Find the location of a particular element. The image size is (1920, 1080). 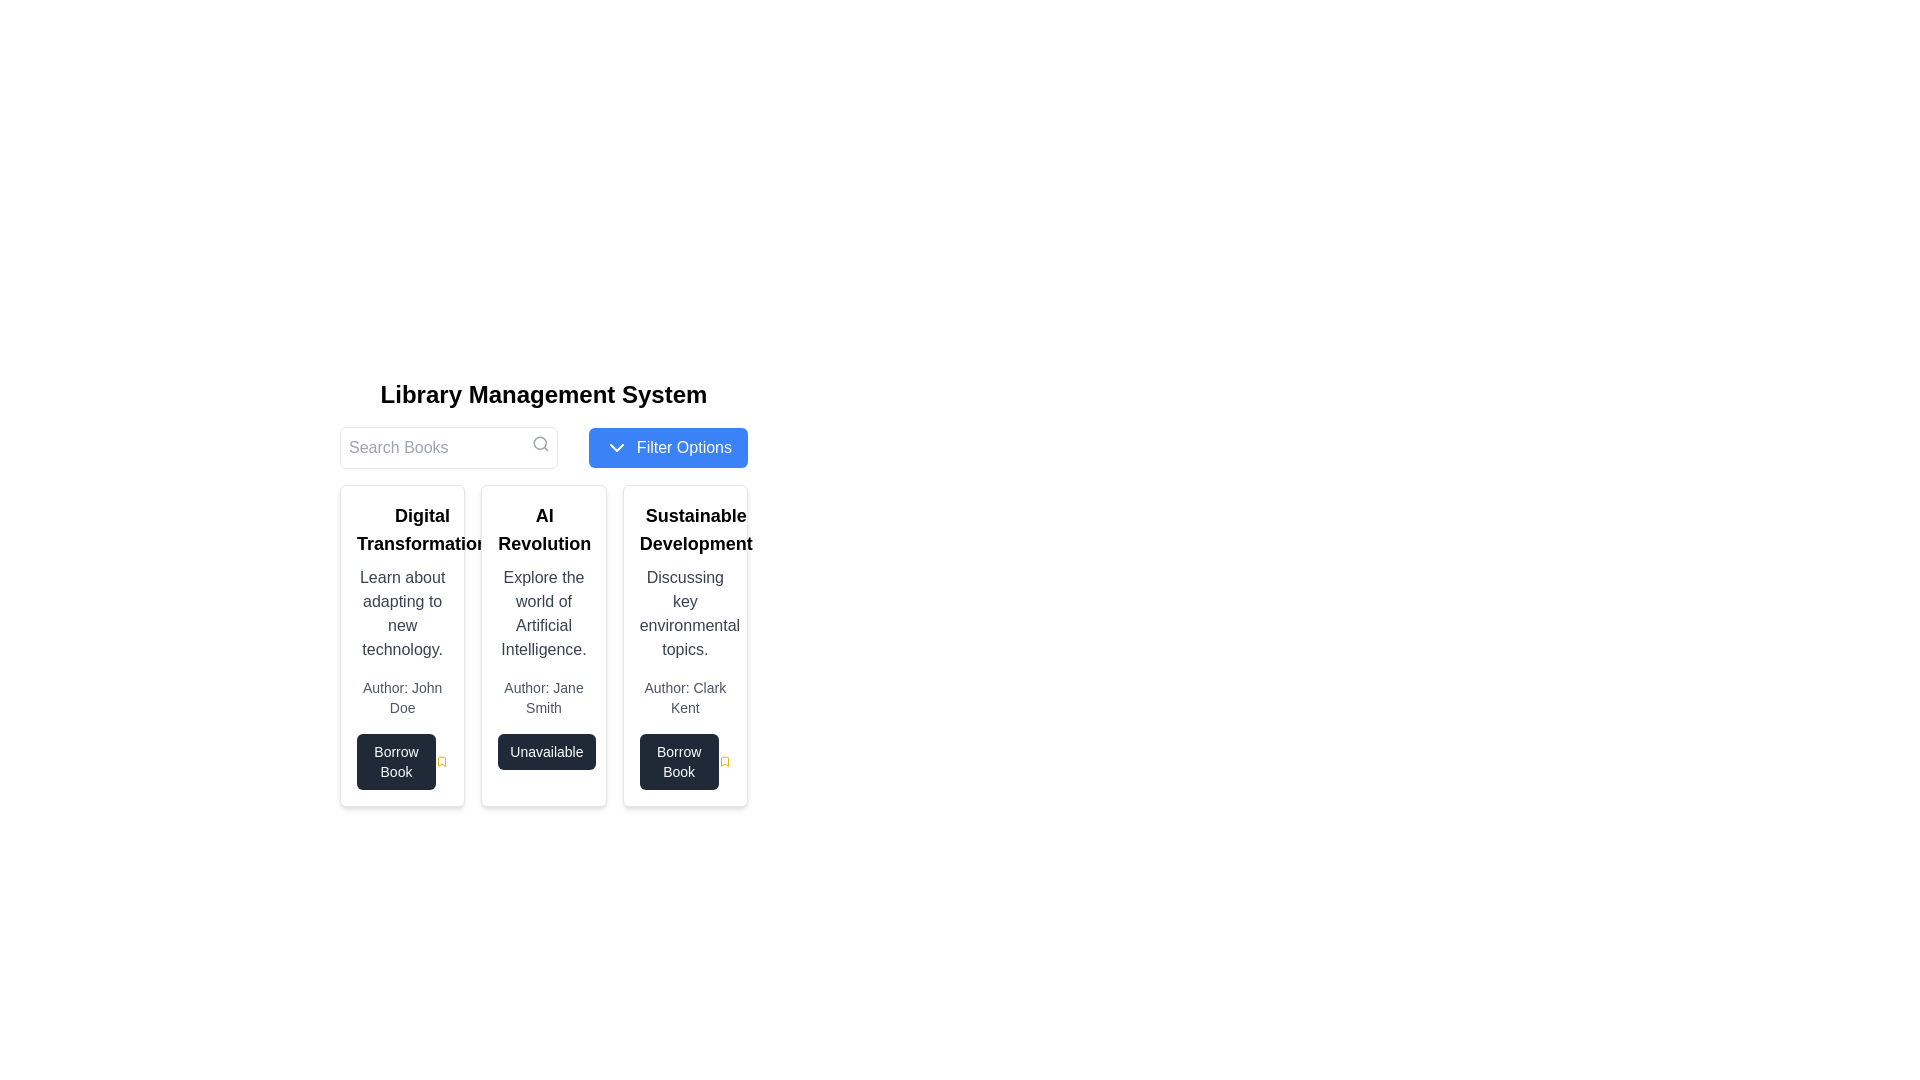

the static text displaying 'Author: Jane Smith' located in the second card titled 'AI Revolution', which is positioned centrally below the primary description and above the 'Unavailable' button is located at coordinates (543, 697).